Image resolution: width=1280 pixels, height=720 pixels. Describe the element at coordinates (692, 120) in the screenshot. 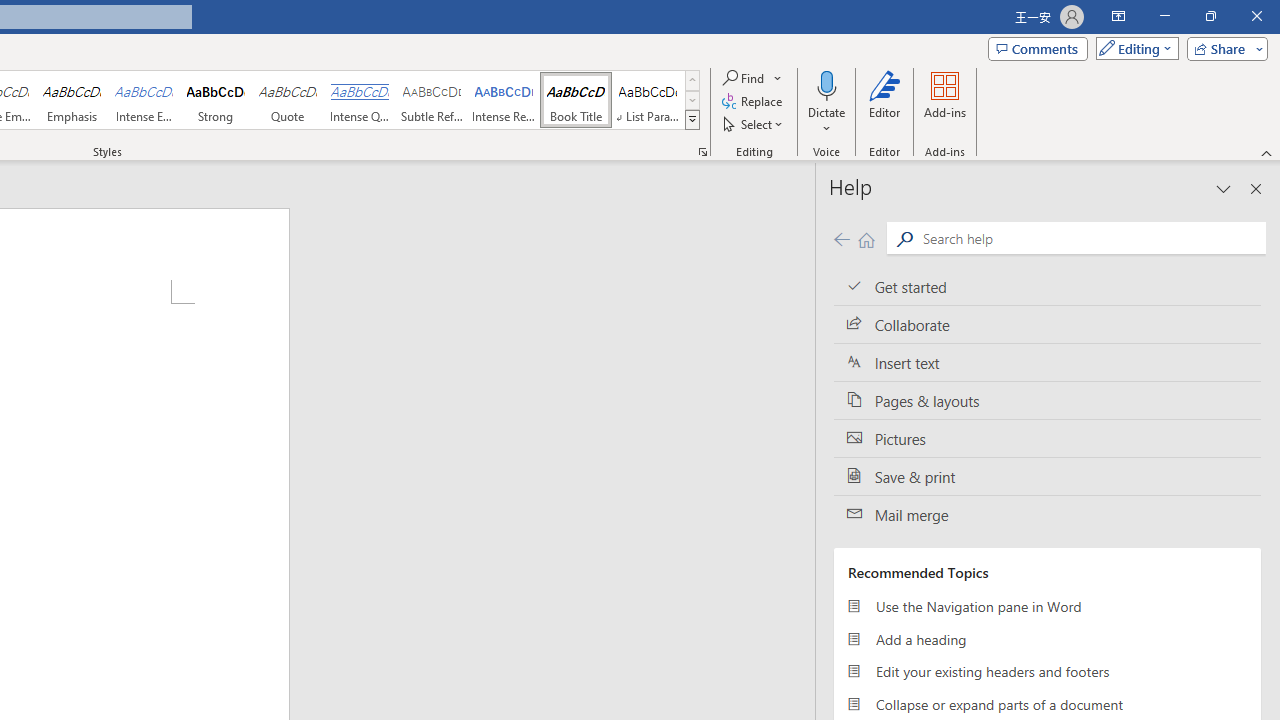

I see `'Styles'` at that location.